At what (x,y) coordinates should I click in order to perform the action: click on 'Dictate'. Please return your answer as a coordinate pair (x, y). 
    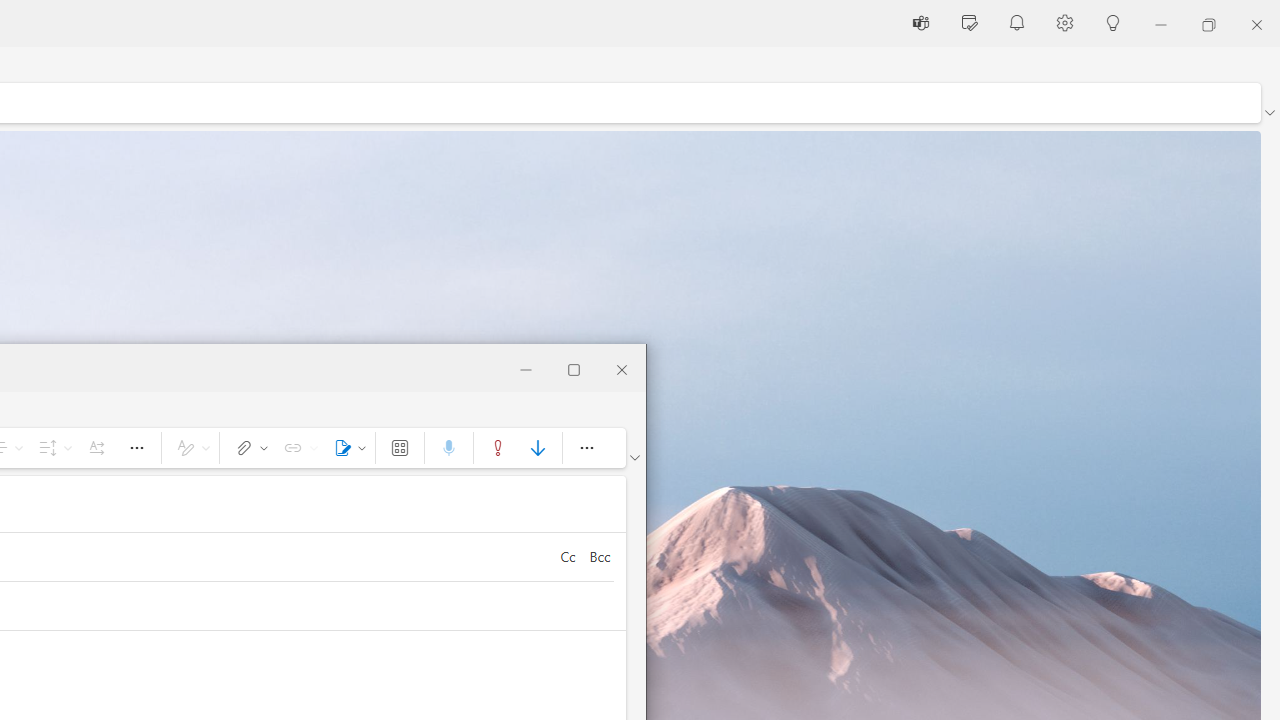
    Looking at the image, I should click on (447, 446).